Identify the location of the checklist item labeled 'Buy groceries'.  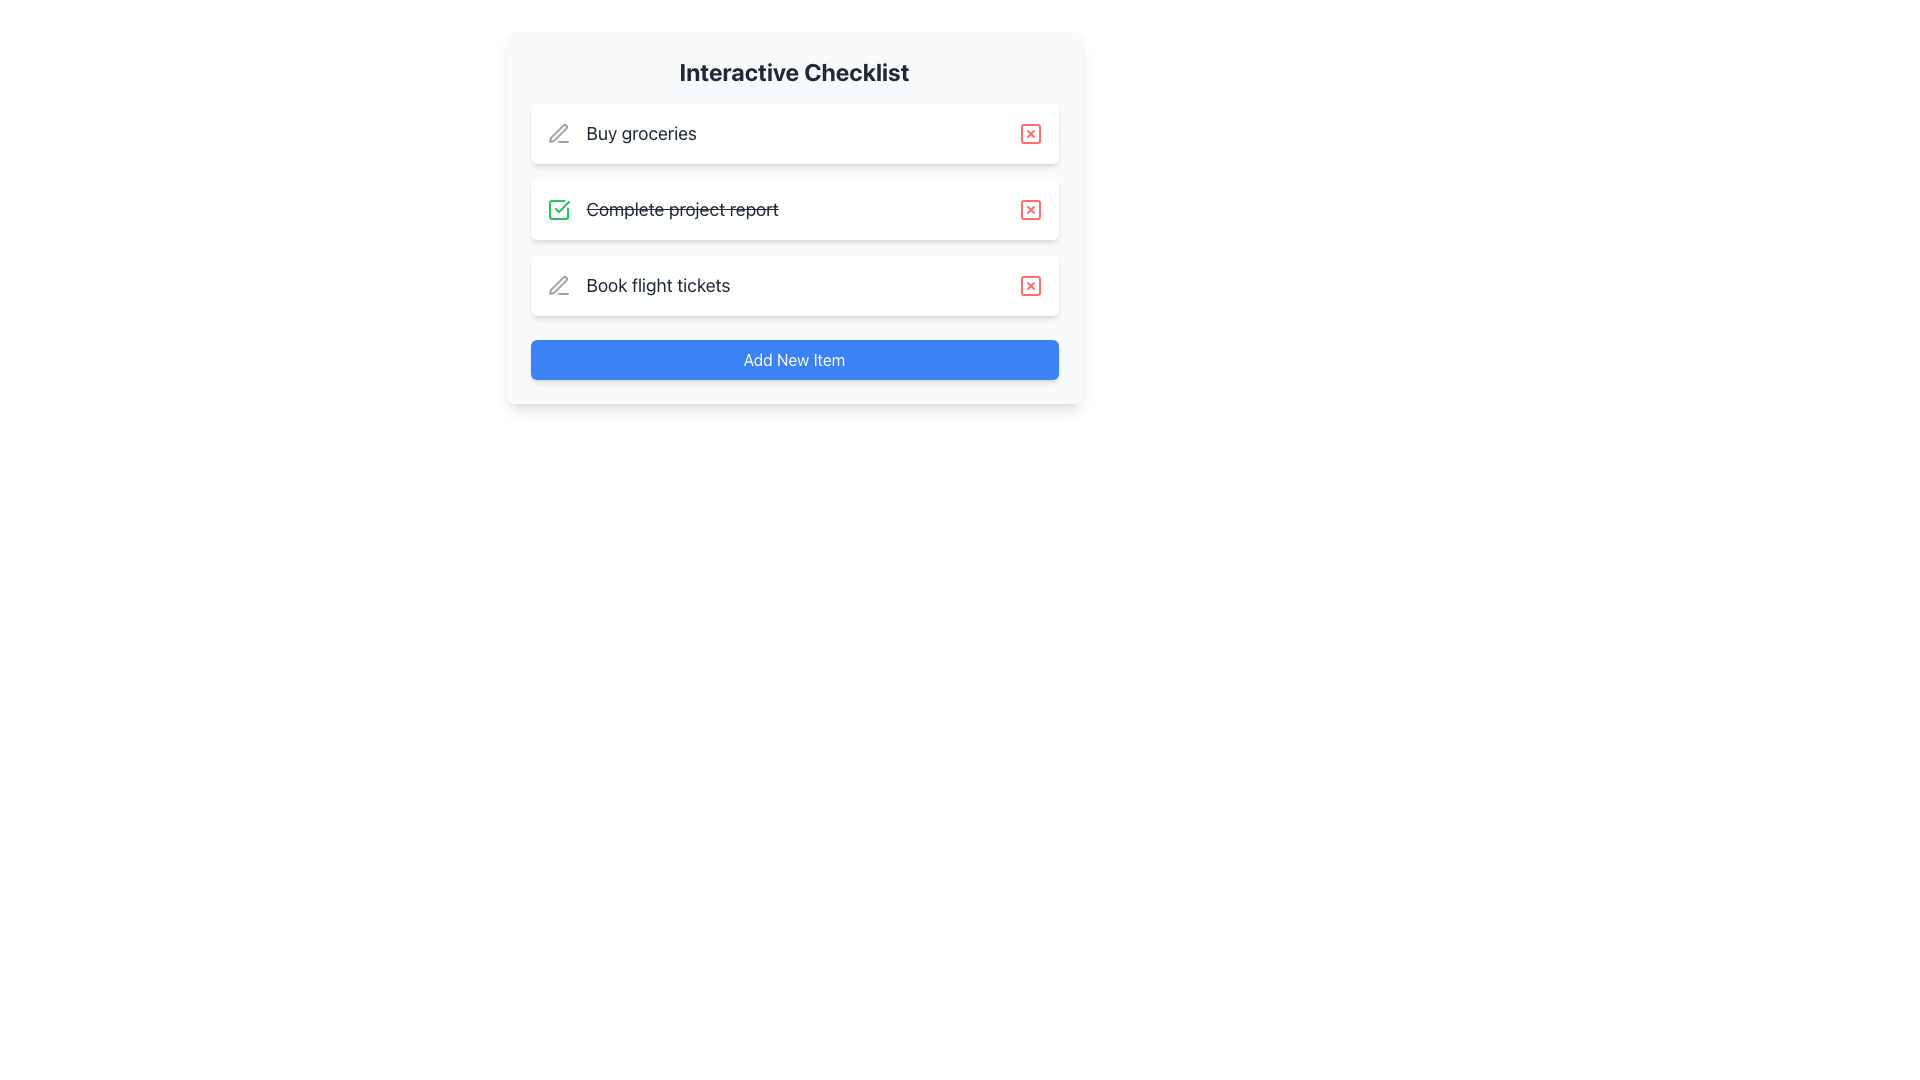
(620, 134).